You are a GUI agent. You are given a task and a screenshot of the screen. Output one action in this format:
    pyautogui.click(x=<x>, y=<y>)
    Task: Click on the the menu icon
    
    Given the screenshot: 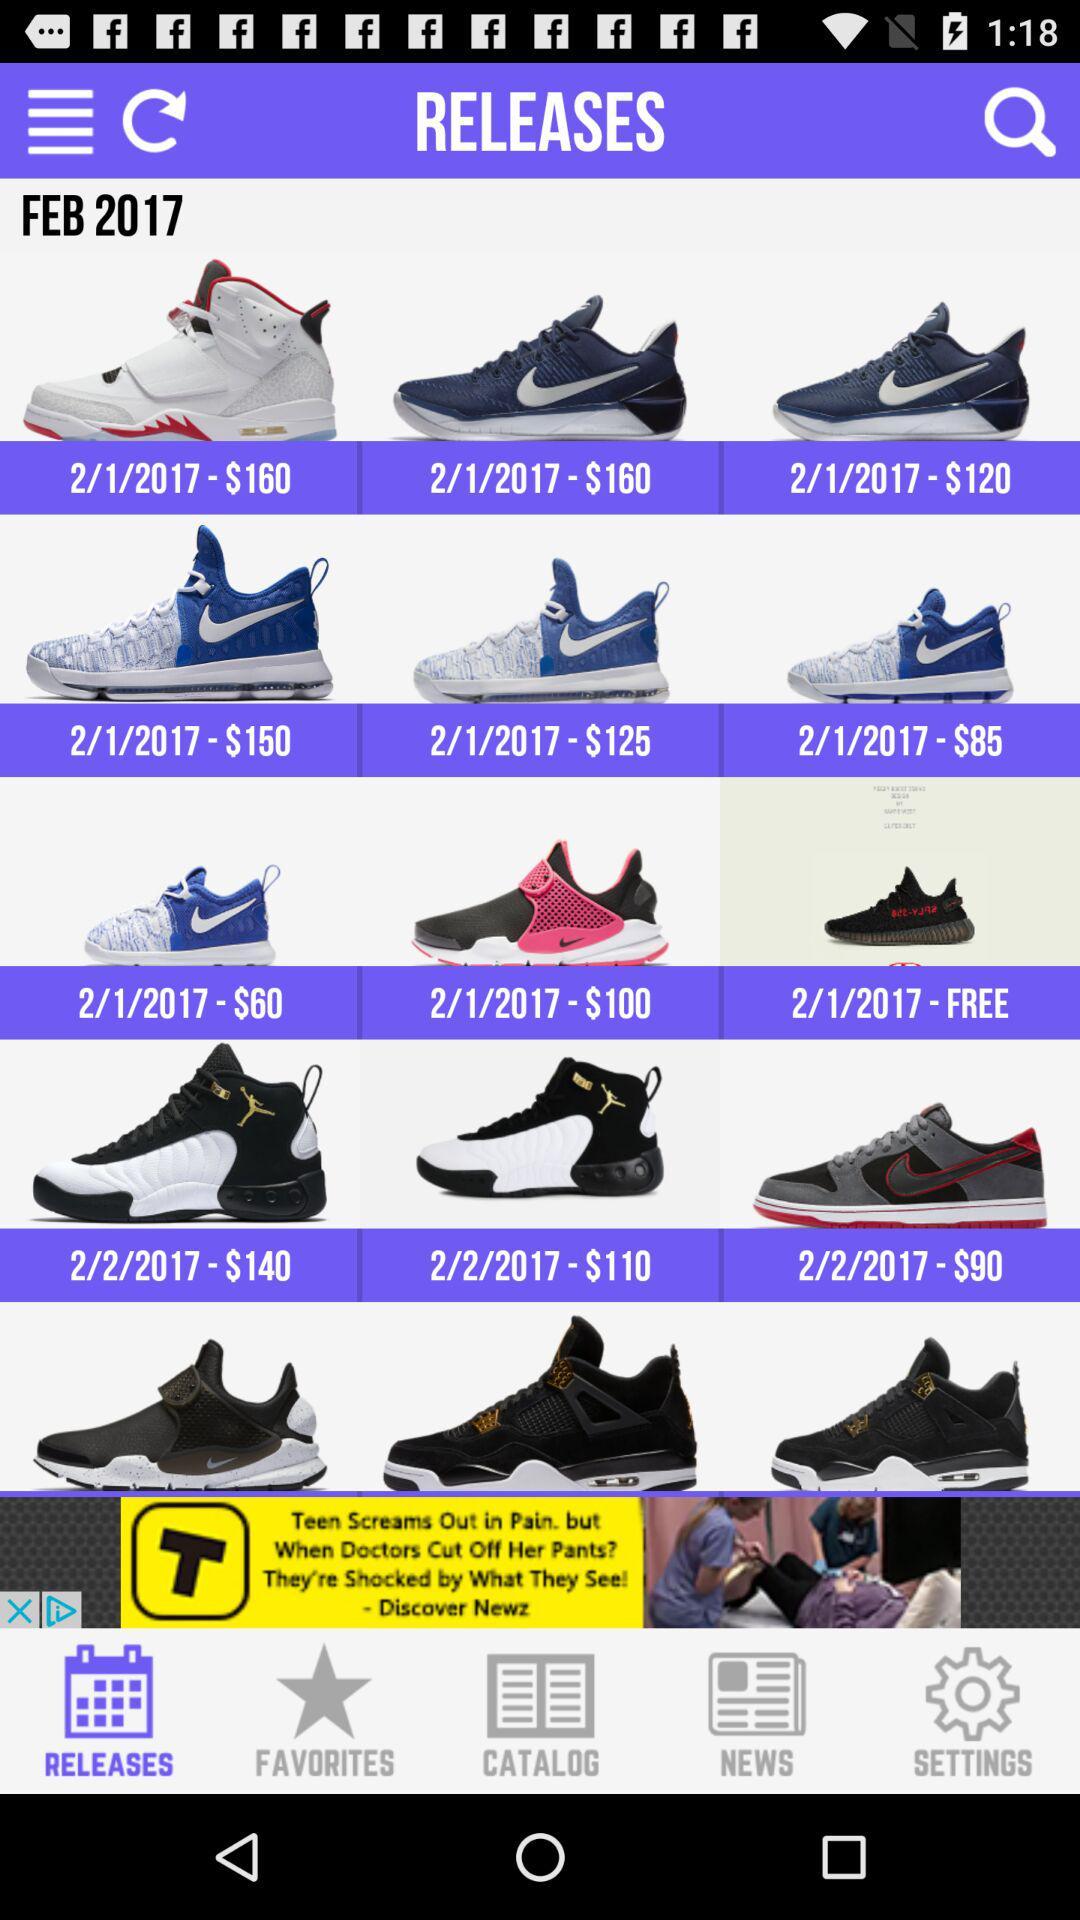 What is the action you would take?
    pyautogui.click(x=60, y=128)
    